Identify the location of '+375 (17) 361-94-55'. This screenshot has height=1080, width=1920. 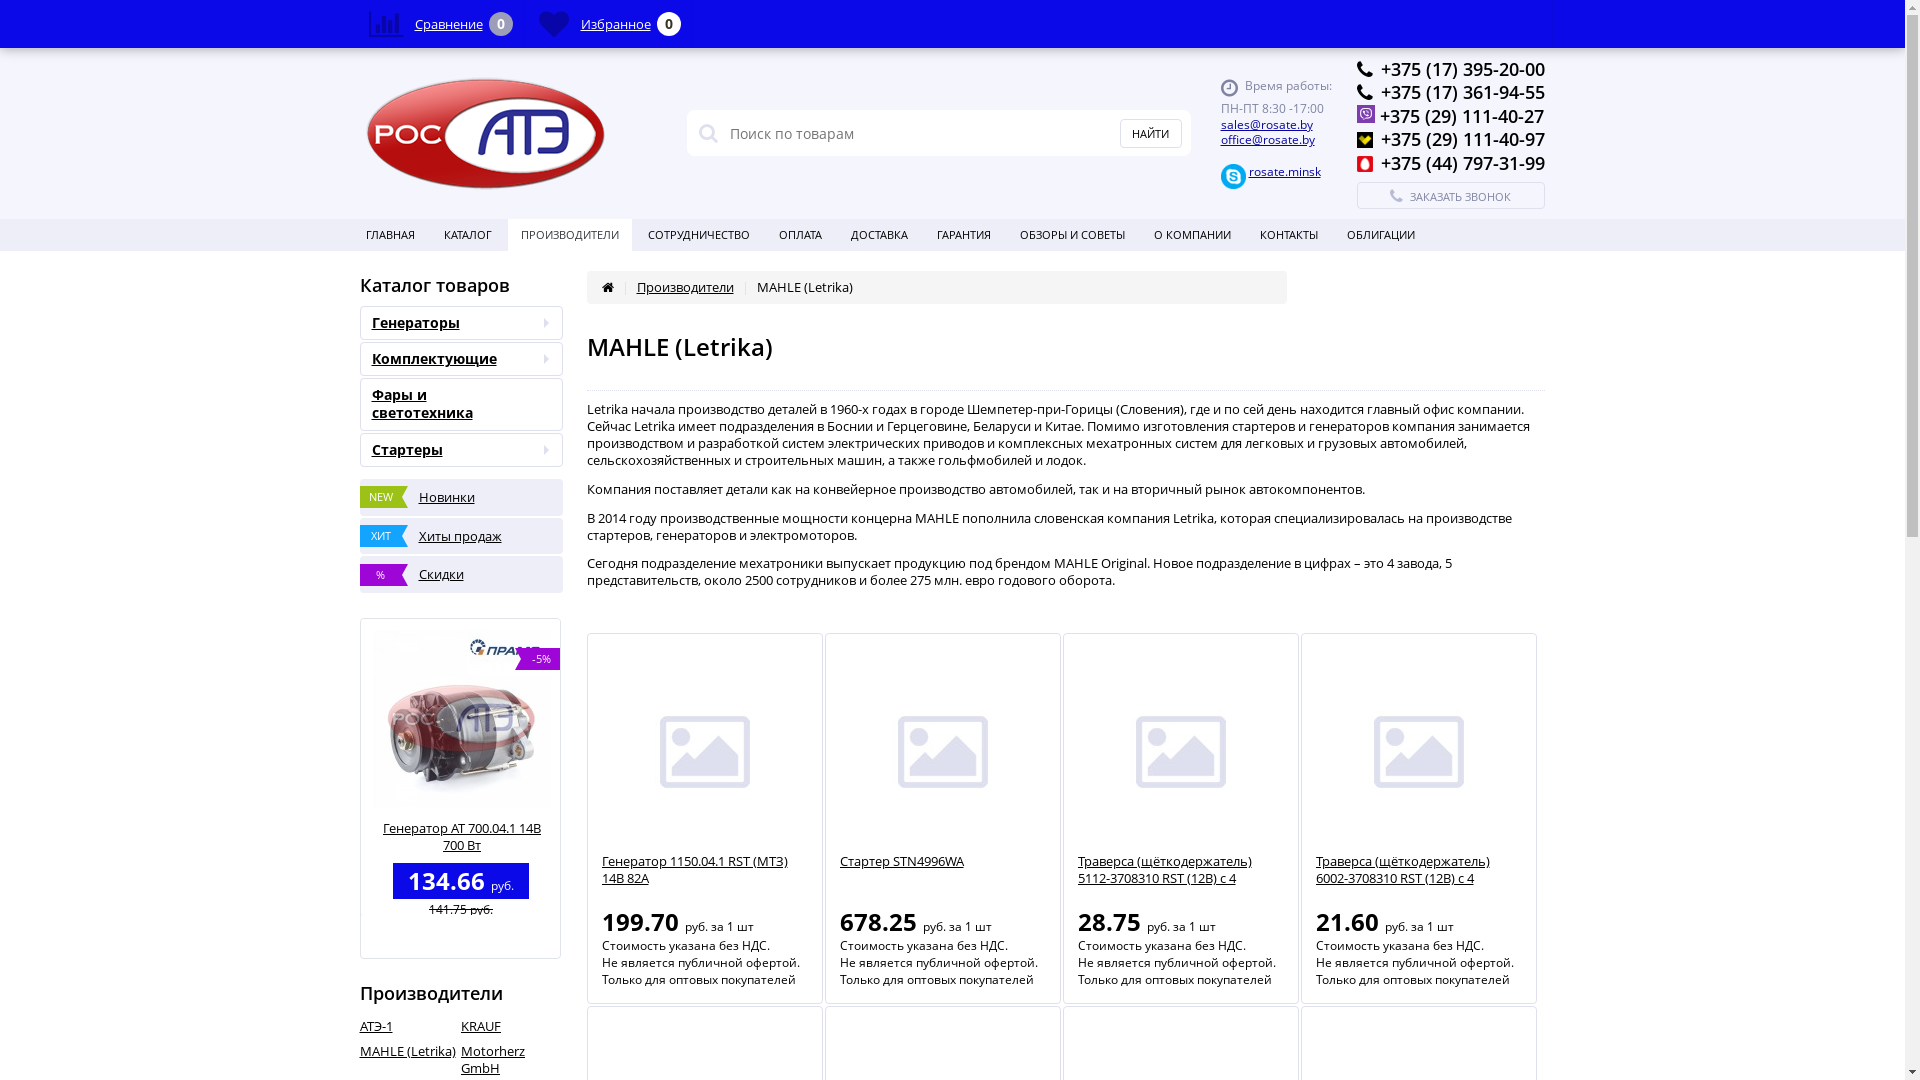
(1462, 92).